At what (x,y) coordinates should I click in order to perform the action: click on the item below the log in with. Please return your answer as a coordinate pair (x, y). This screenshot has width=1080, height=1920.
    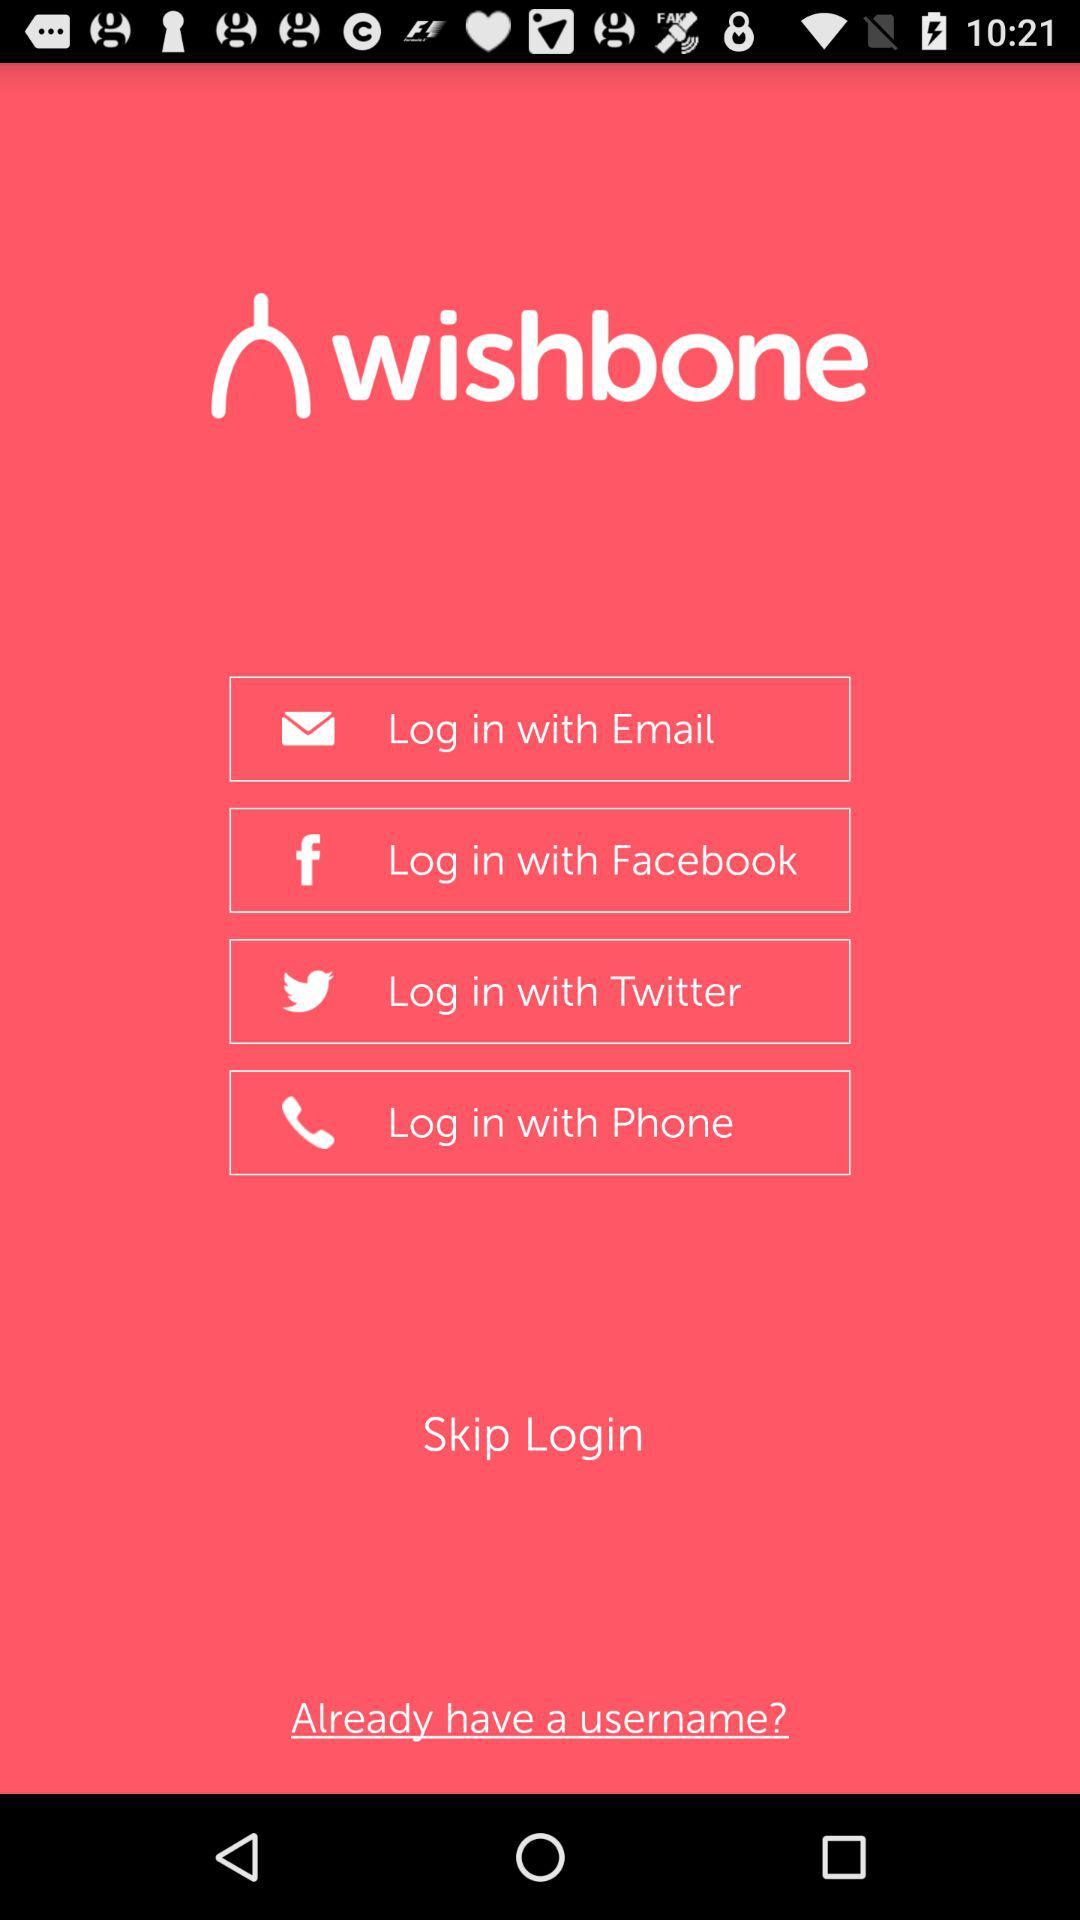
    Looking at the image, I should click on (538, 1433).